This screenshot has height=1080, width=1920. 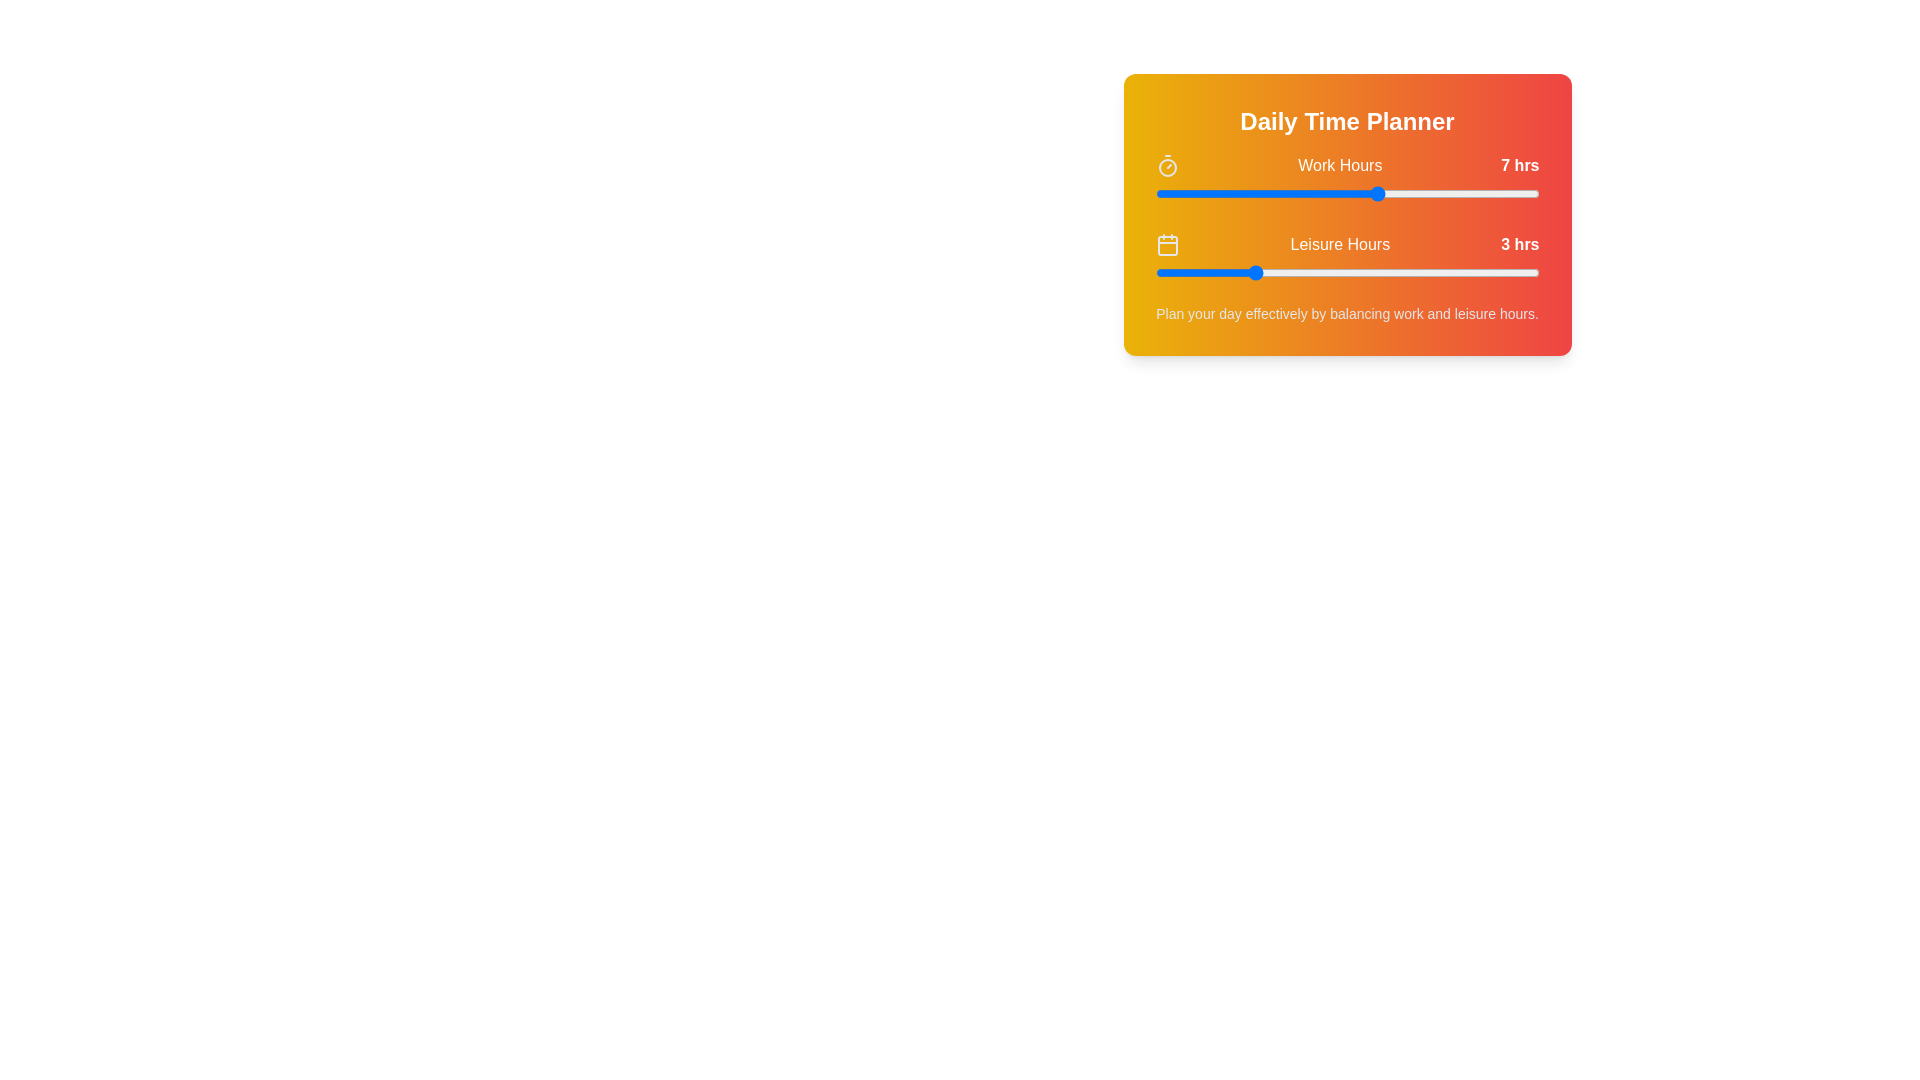 I want to click on work hours, so click(x=1315, y=193).